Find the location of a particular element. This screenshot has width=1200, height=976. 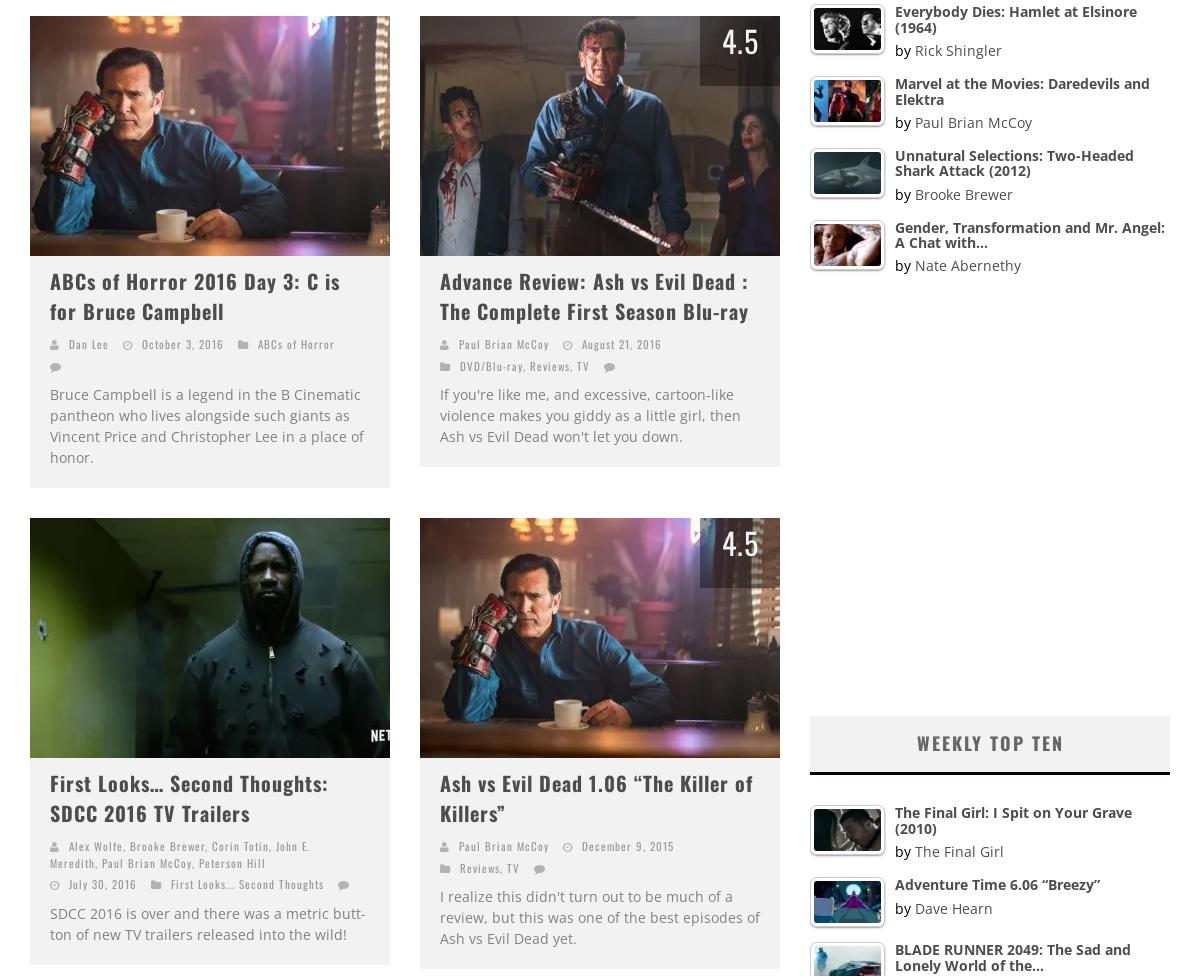

'BLADE RUNNER 2049: The Sad and Lonely World of the…' is located at coordinates (1013, 955).